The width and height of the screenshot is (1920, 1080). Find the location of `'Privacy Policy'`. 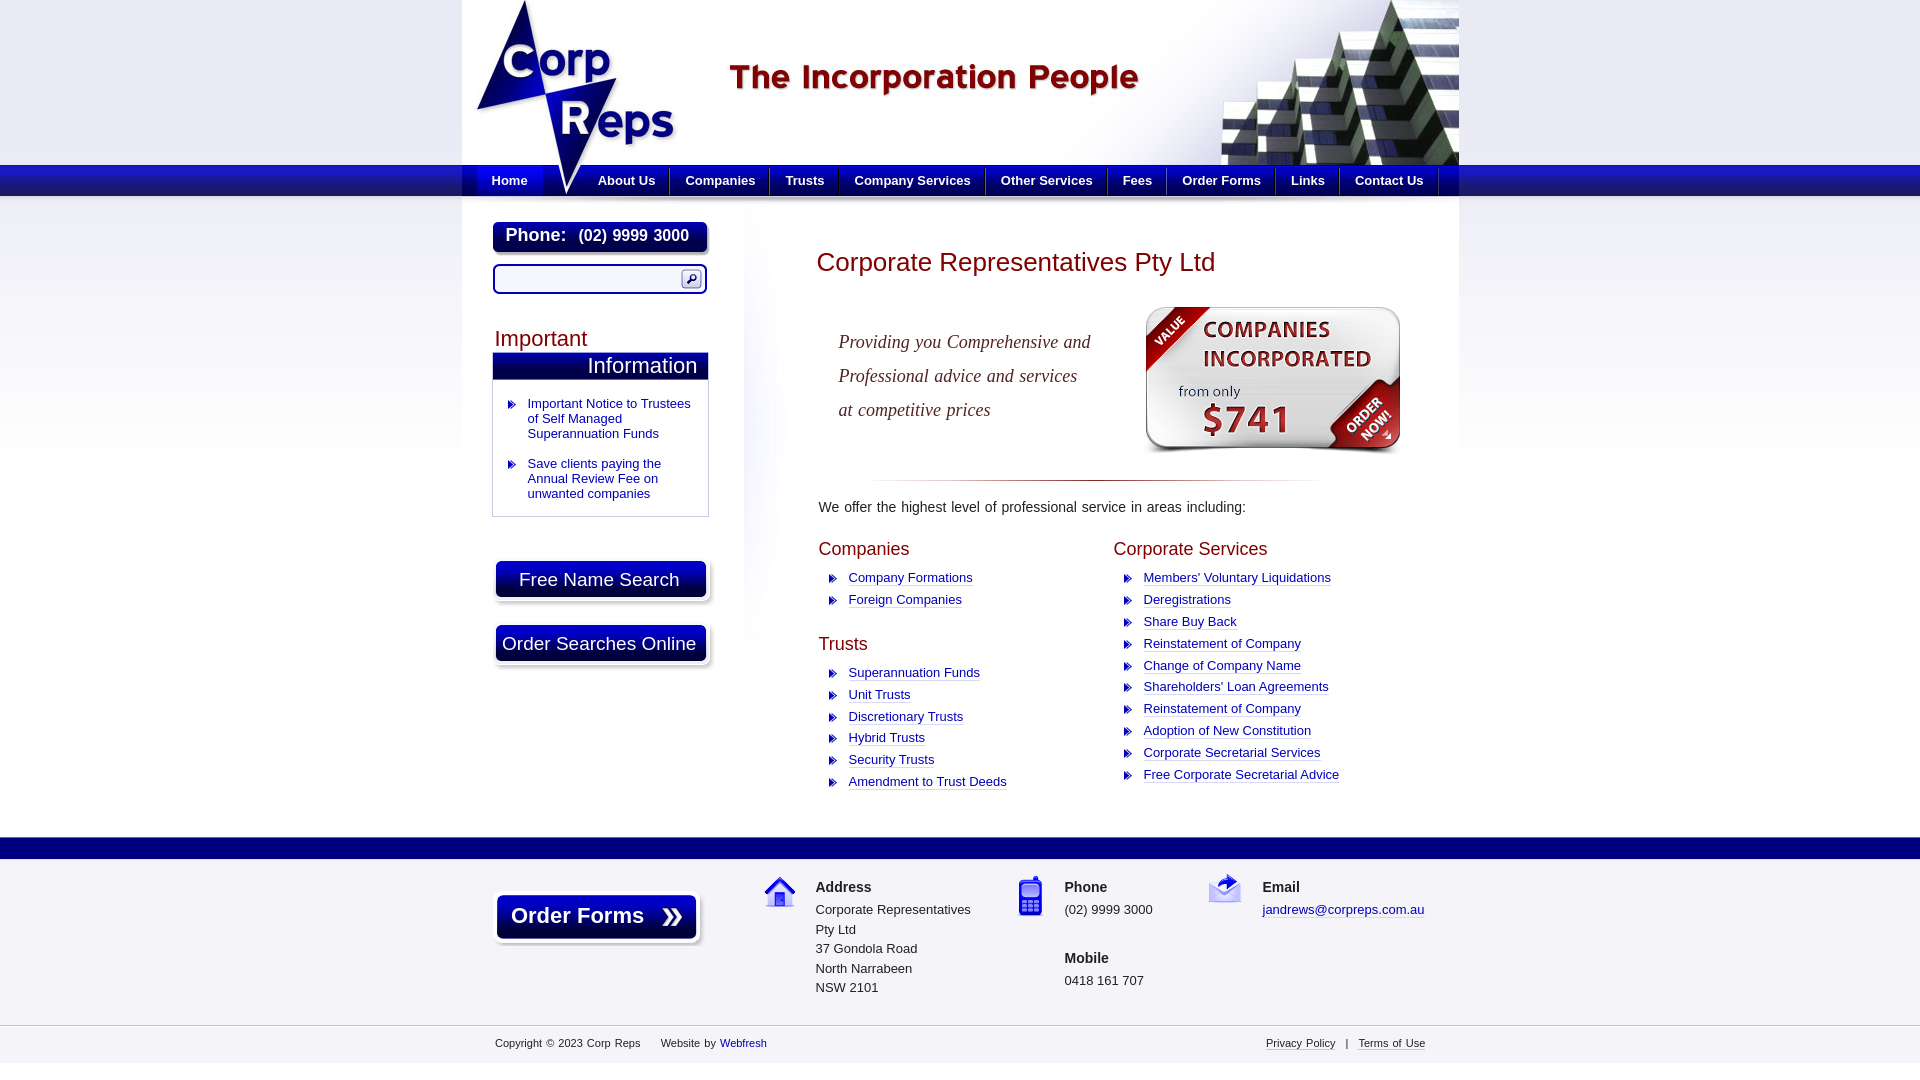

'Privacy Policy' is located at coordinates (1300, 1042).